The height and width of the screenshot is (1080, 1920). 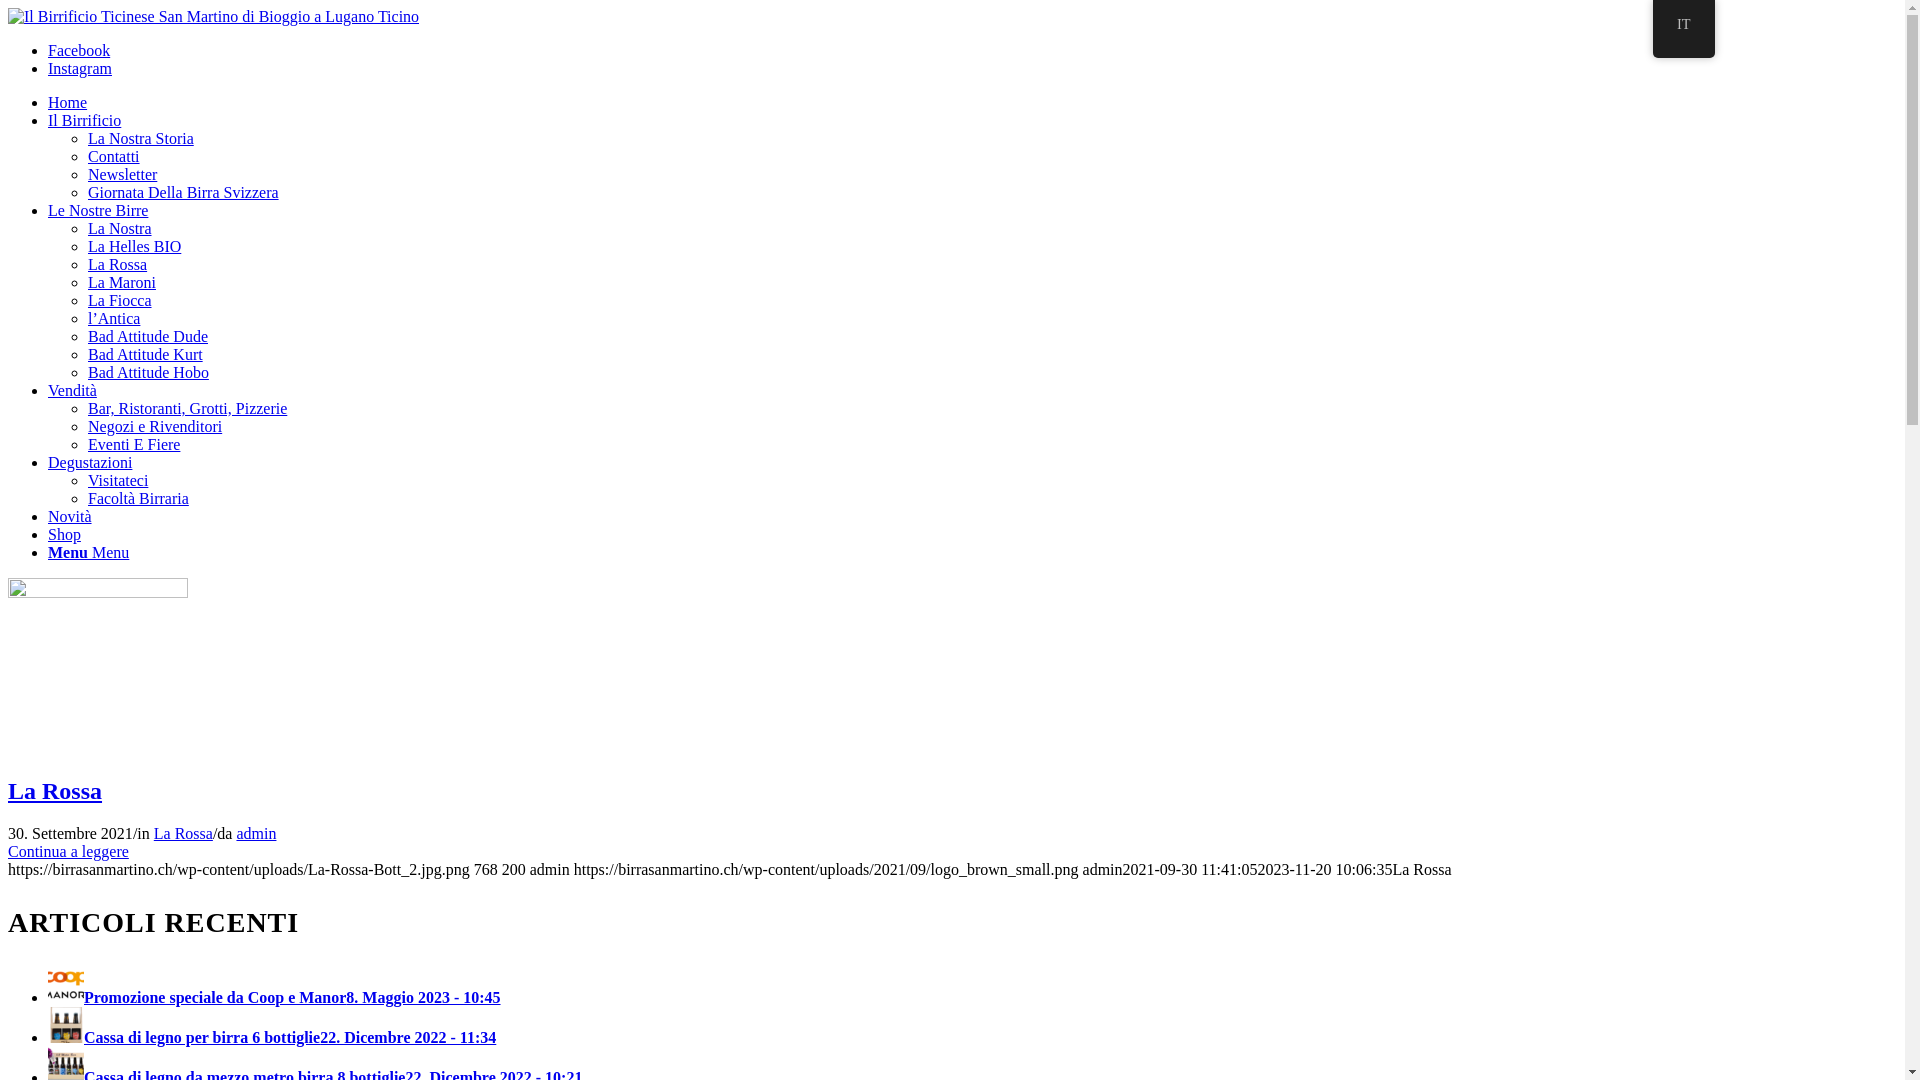 What do you see at coordinates (1683, 24) in the screenshot?
I see `'IT'` at bounding box center [1683, 24].